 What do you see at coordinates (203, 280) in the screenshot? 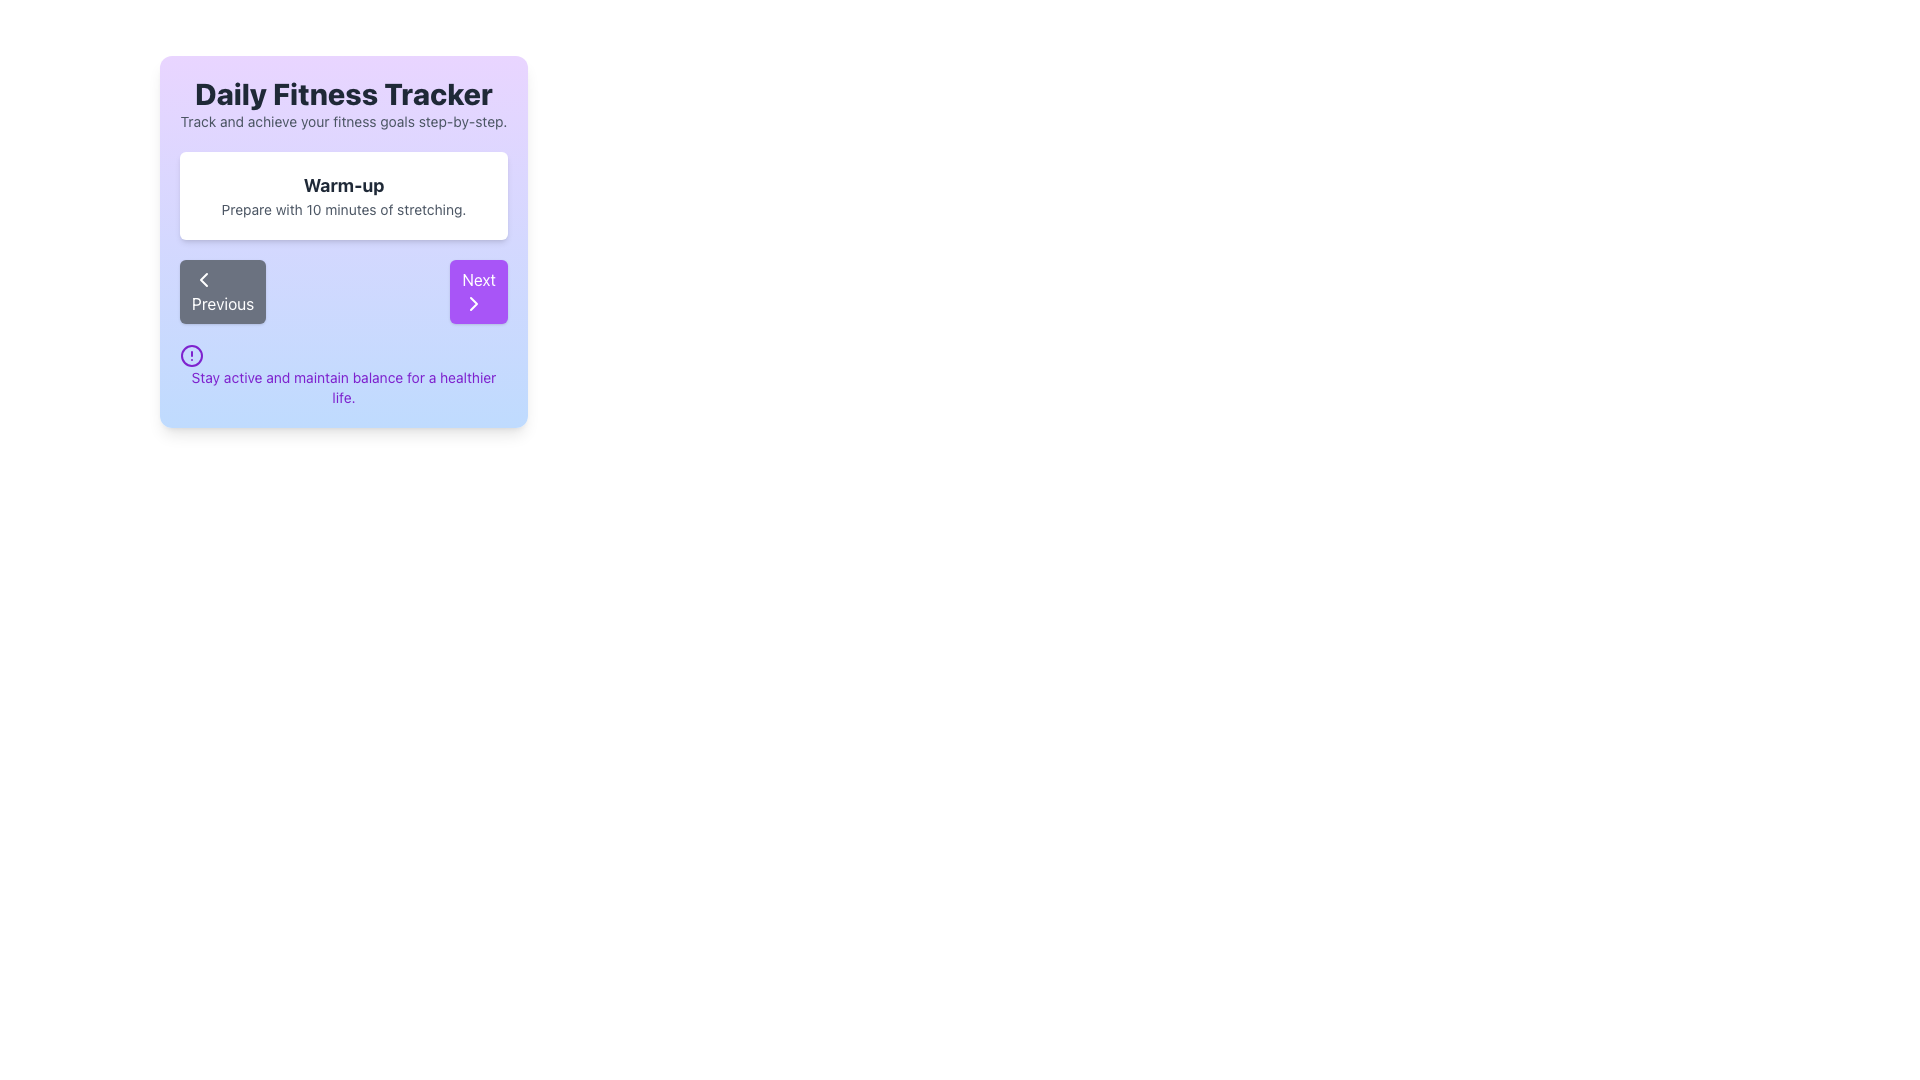
I see `the 'Previous' button which contains the left-pointing arrow SVG graphic` at bounding box center [203, 280].